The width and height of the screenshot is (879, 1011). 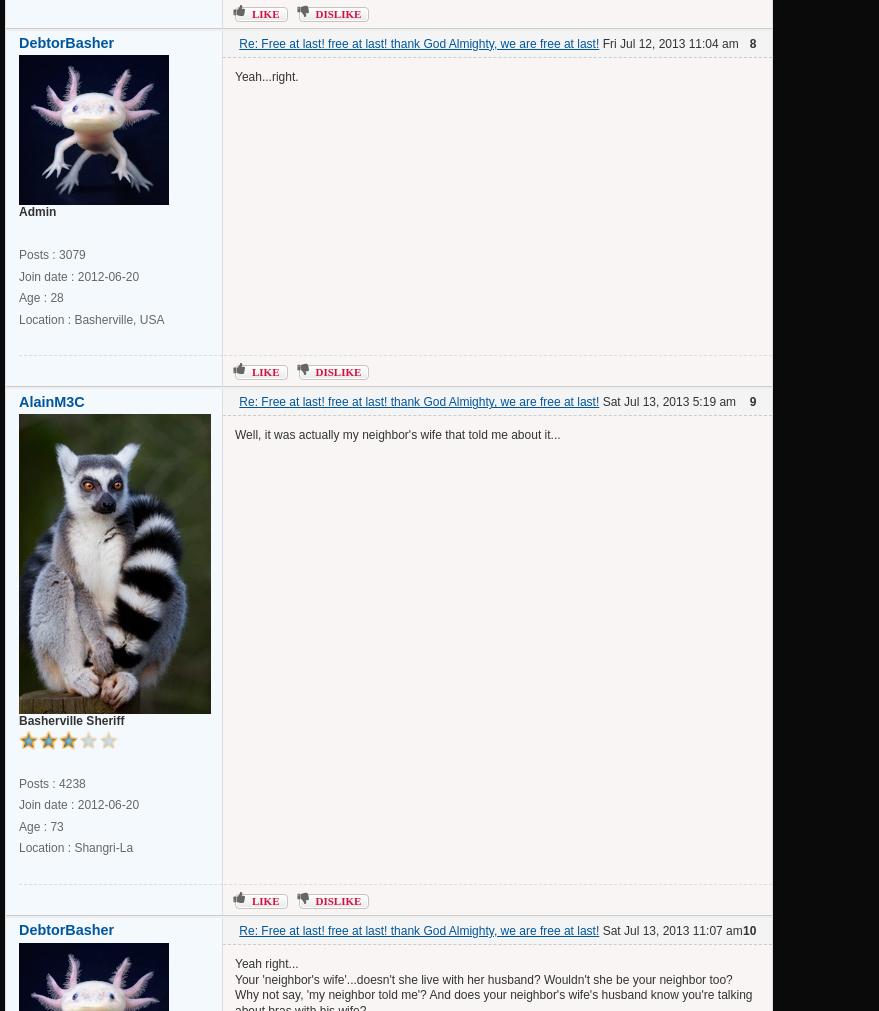 I want to click on '3079', so click(x=58, y=254).